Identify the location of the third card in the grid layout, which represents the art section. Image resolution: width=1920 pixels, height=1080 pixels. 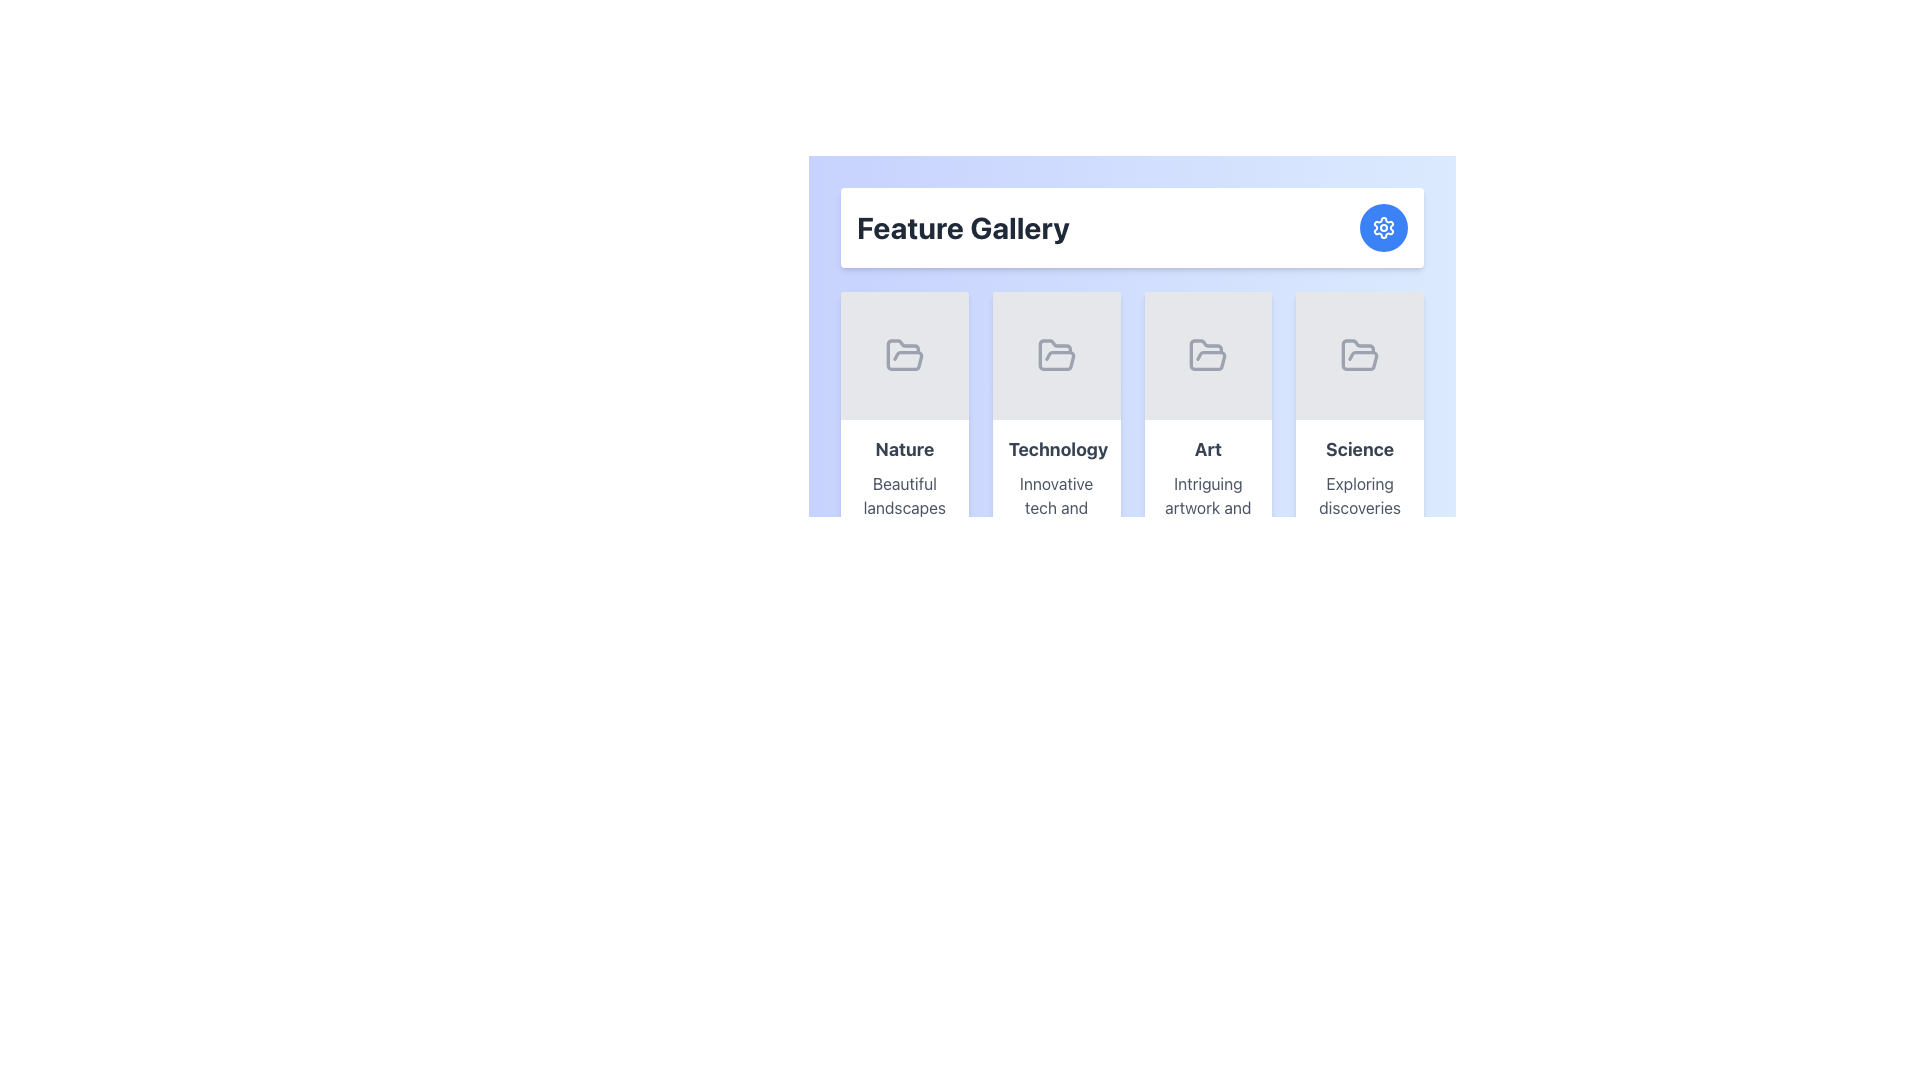
(1207, 466).